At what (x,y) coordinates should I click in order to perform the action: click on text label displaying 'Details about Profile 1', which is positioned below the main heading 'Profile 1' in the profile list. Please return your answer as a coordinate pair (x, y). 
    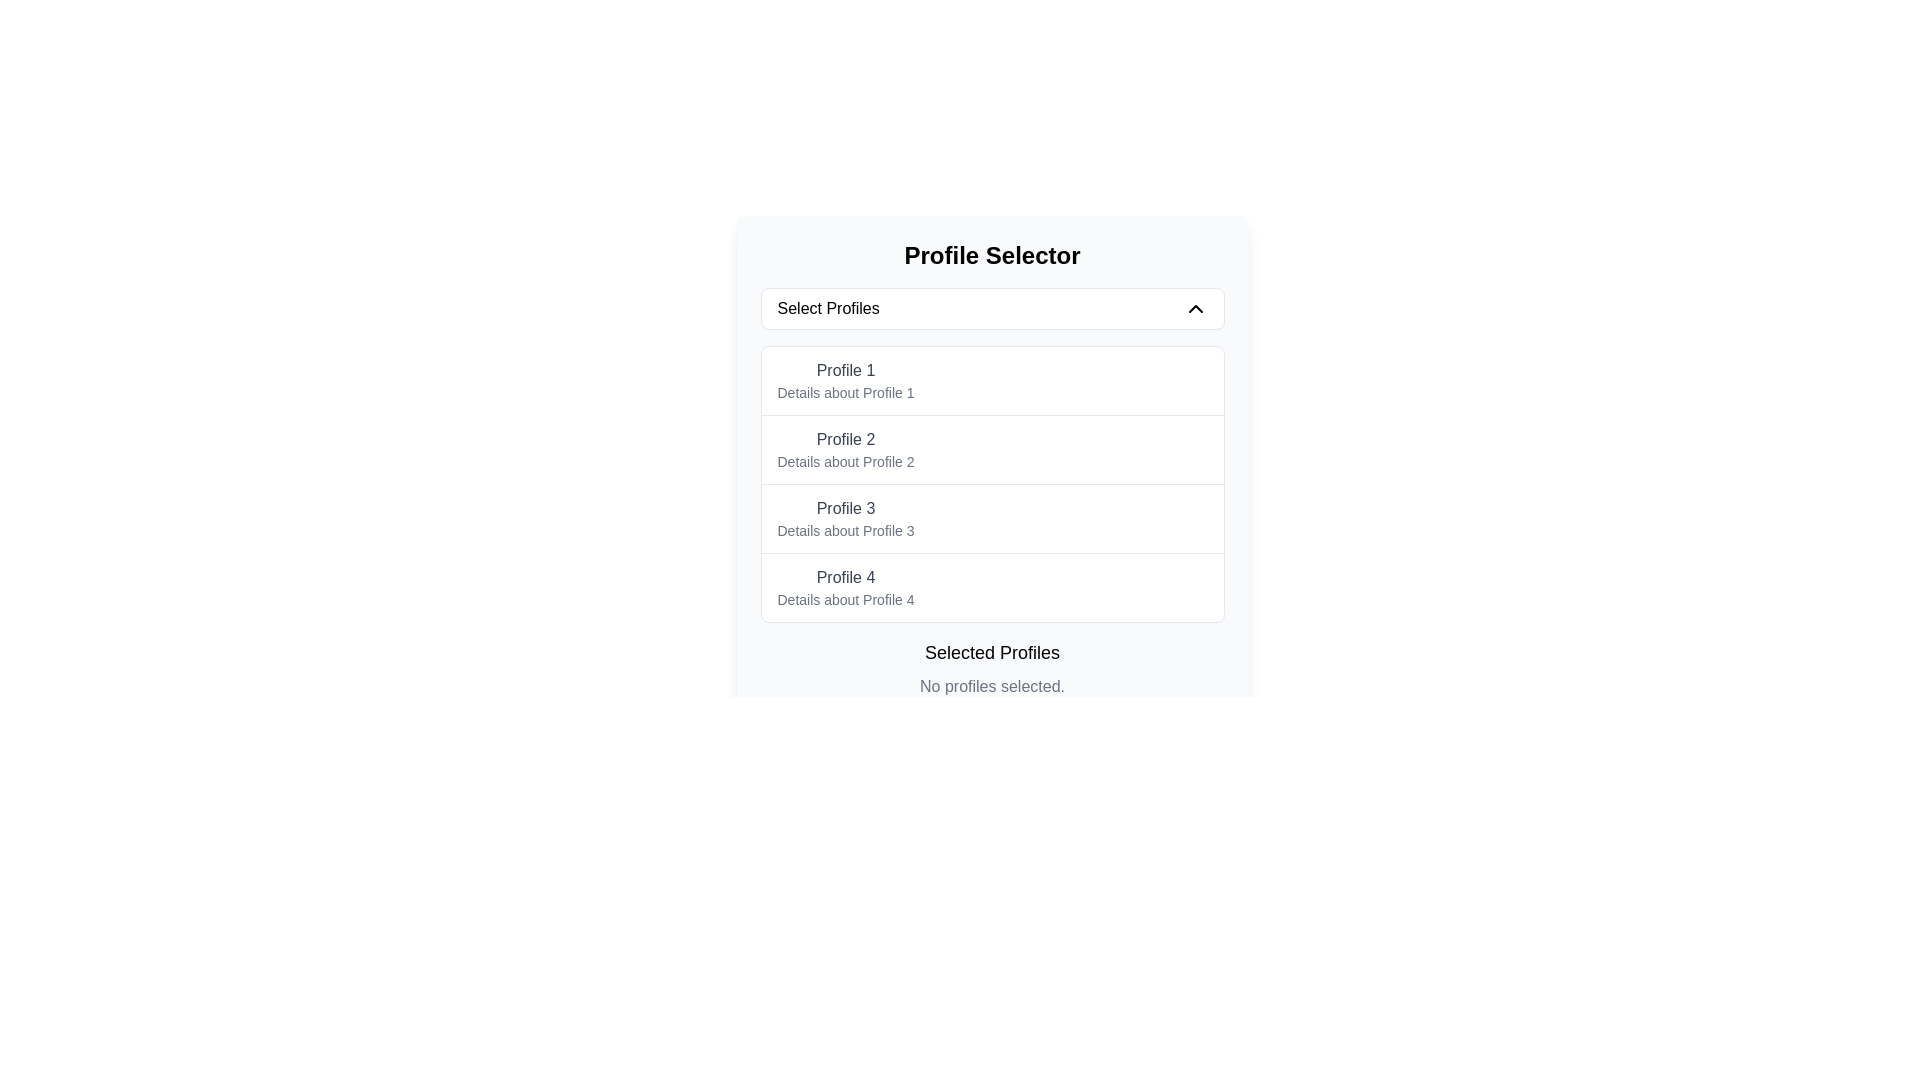
    Looking at the image, I should click on (845, 393).